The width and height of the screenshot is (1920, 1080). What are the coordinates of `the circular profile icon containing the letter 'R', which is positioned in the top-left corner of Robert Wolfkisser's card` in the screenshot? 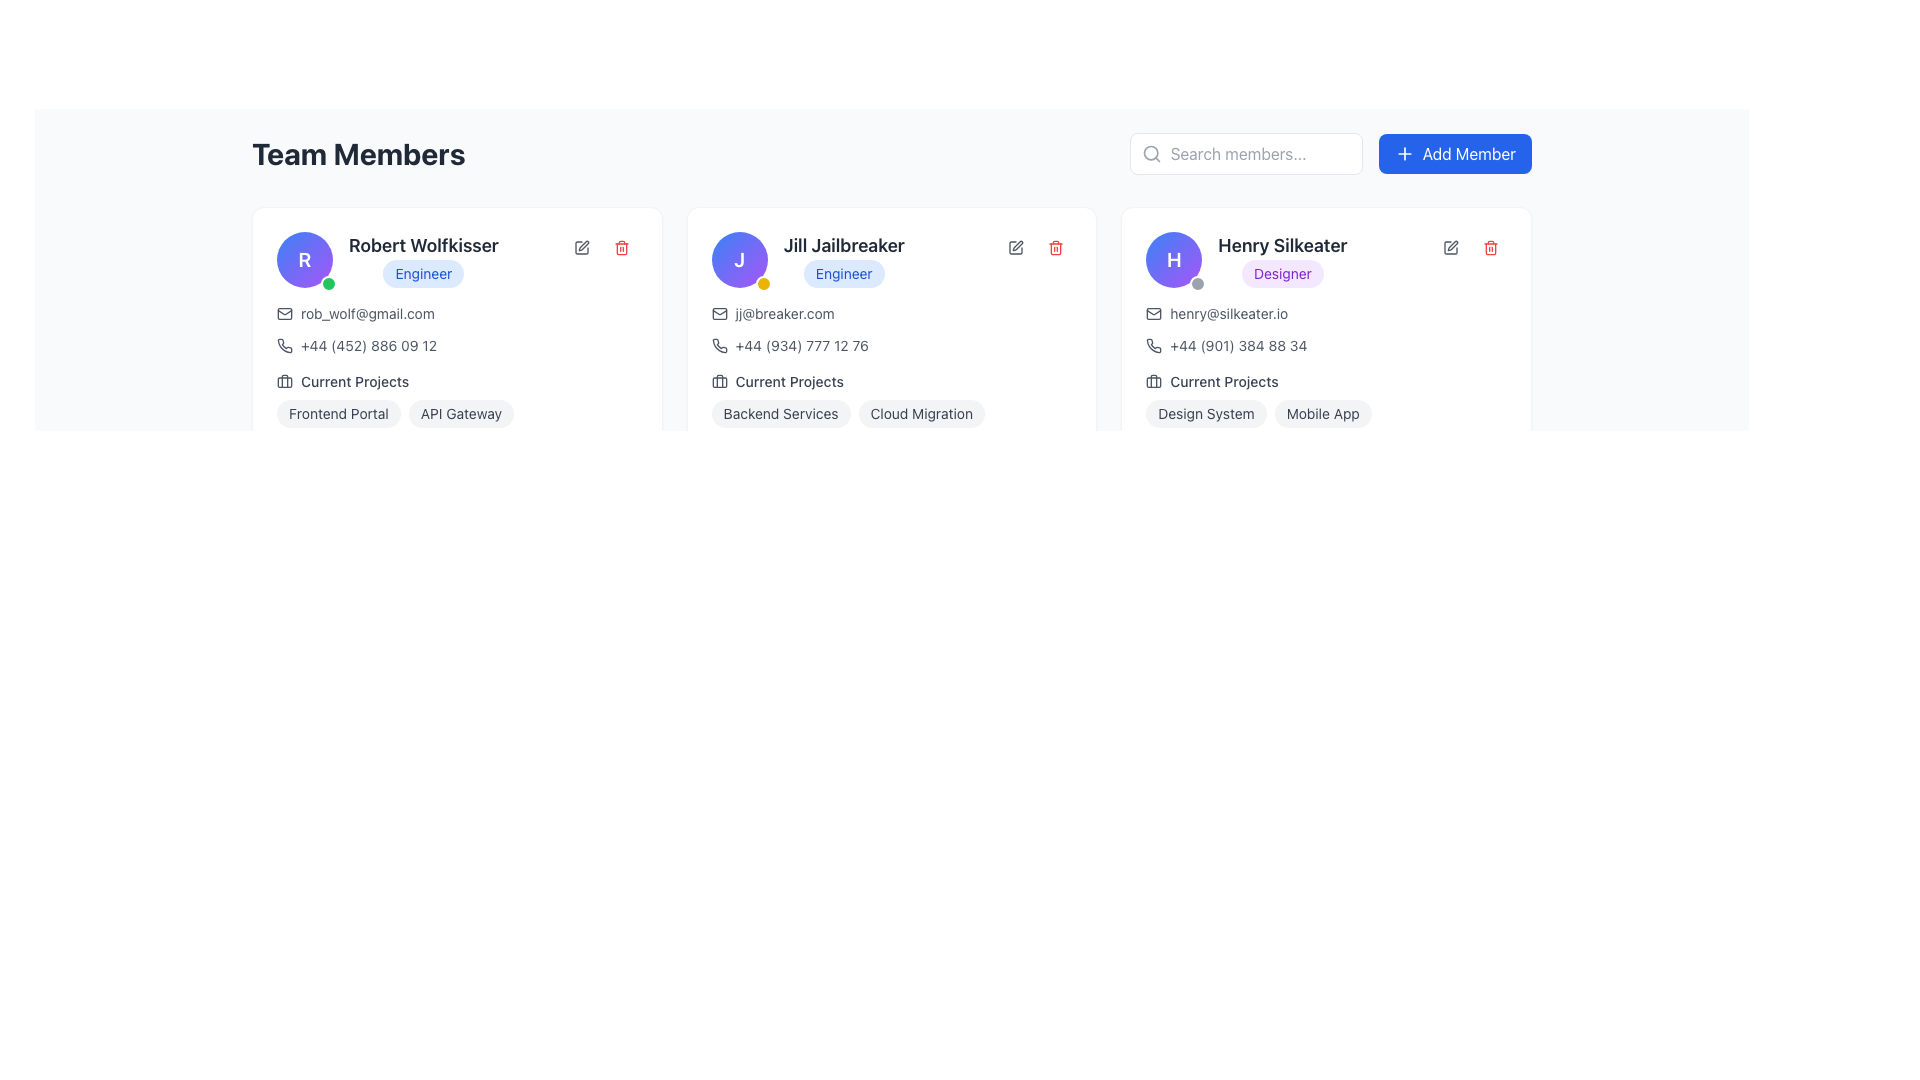 It's located at (304, 258).